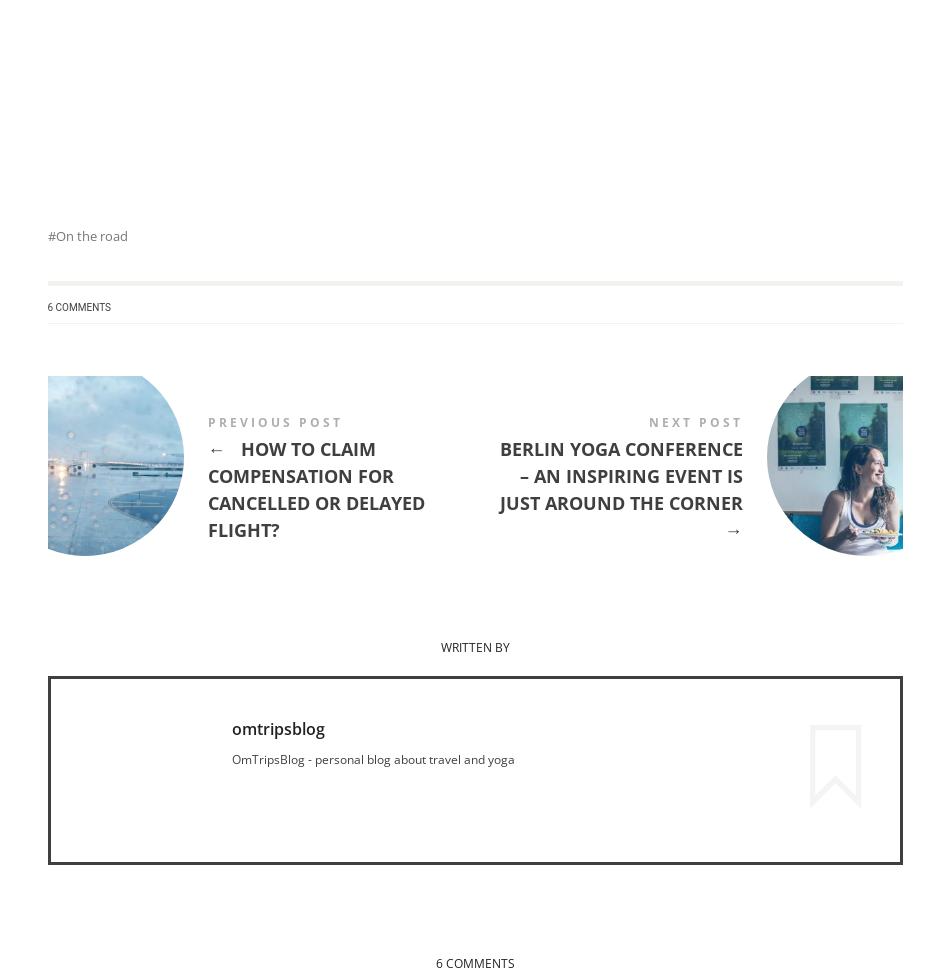  Describe the element at coordinates (276, 727) in the screenshot. I see `'omtripsblog'` at that location.